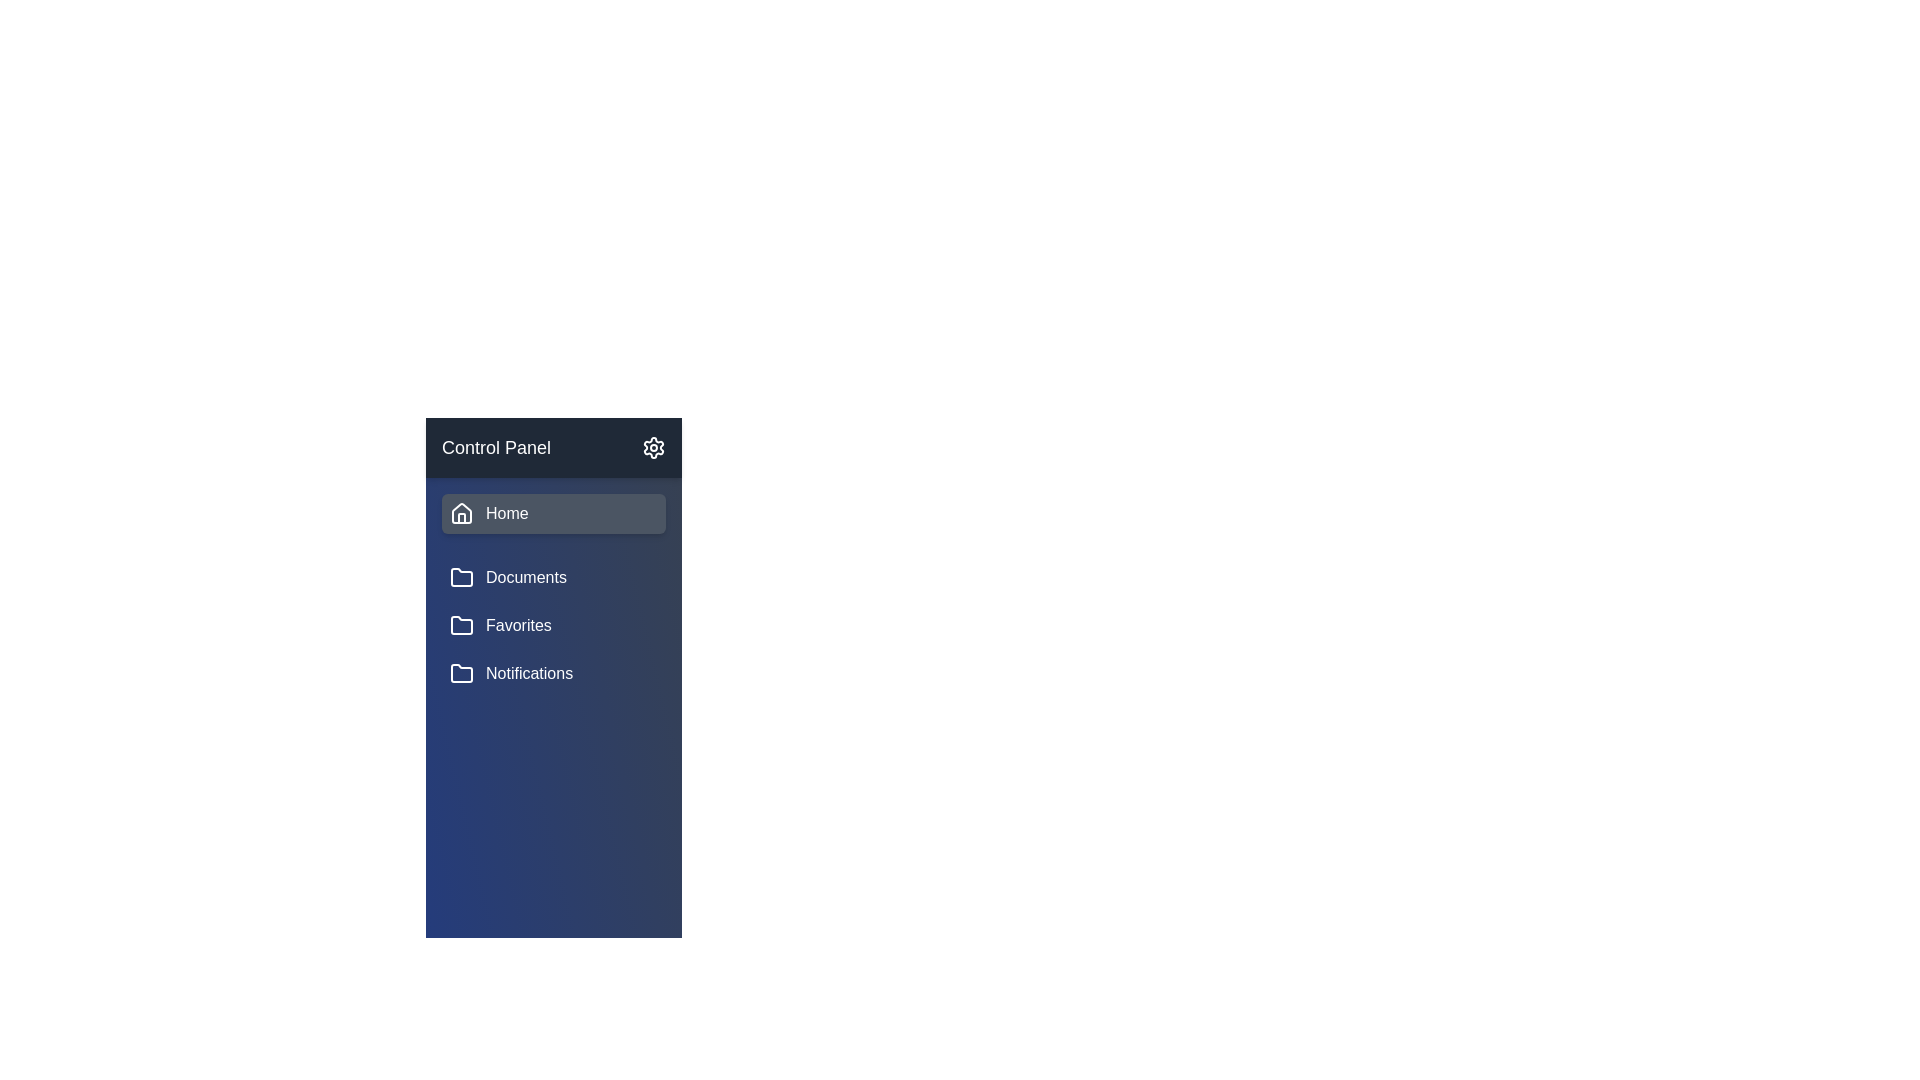  What do you see at coordinates (553, 578) in the screenshot?
I see `the list item labeled Documents to observe the hover effect` at bounding box center [553, 578].